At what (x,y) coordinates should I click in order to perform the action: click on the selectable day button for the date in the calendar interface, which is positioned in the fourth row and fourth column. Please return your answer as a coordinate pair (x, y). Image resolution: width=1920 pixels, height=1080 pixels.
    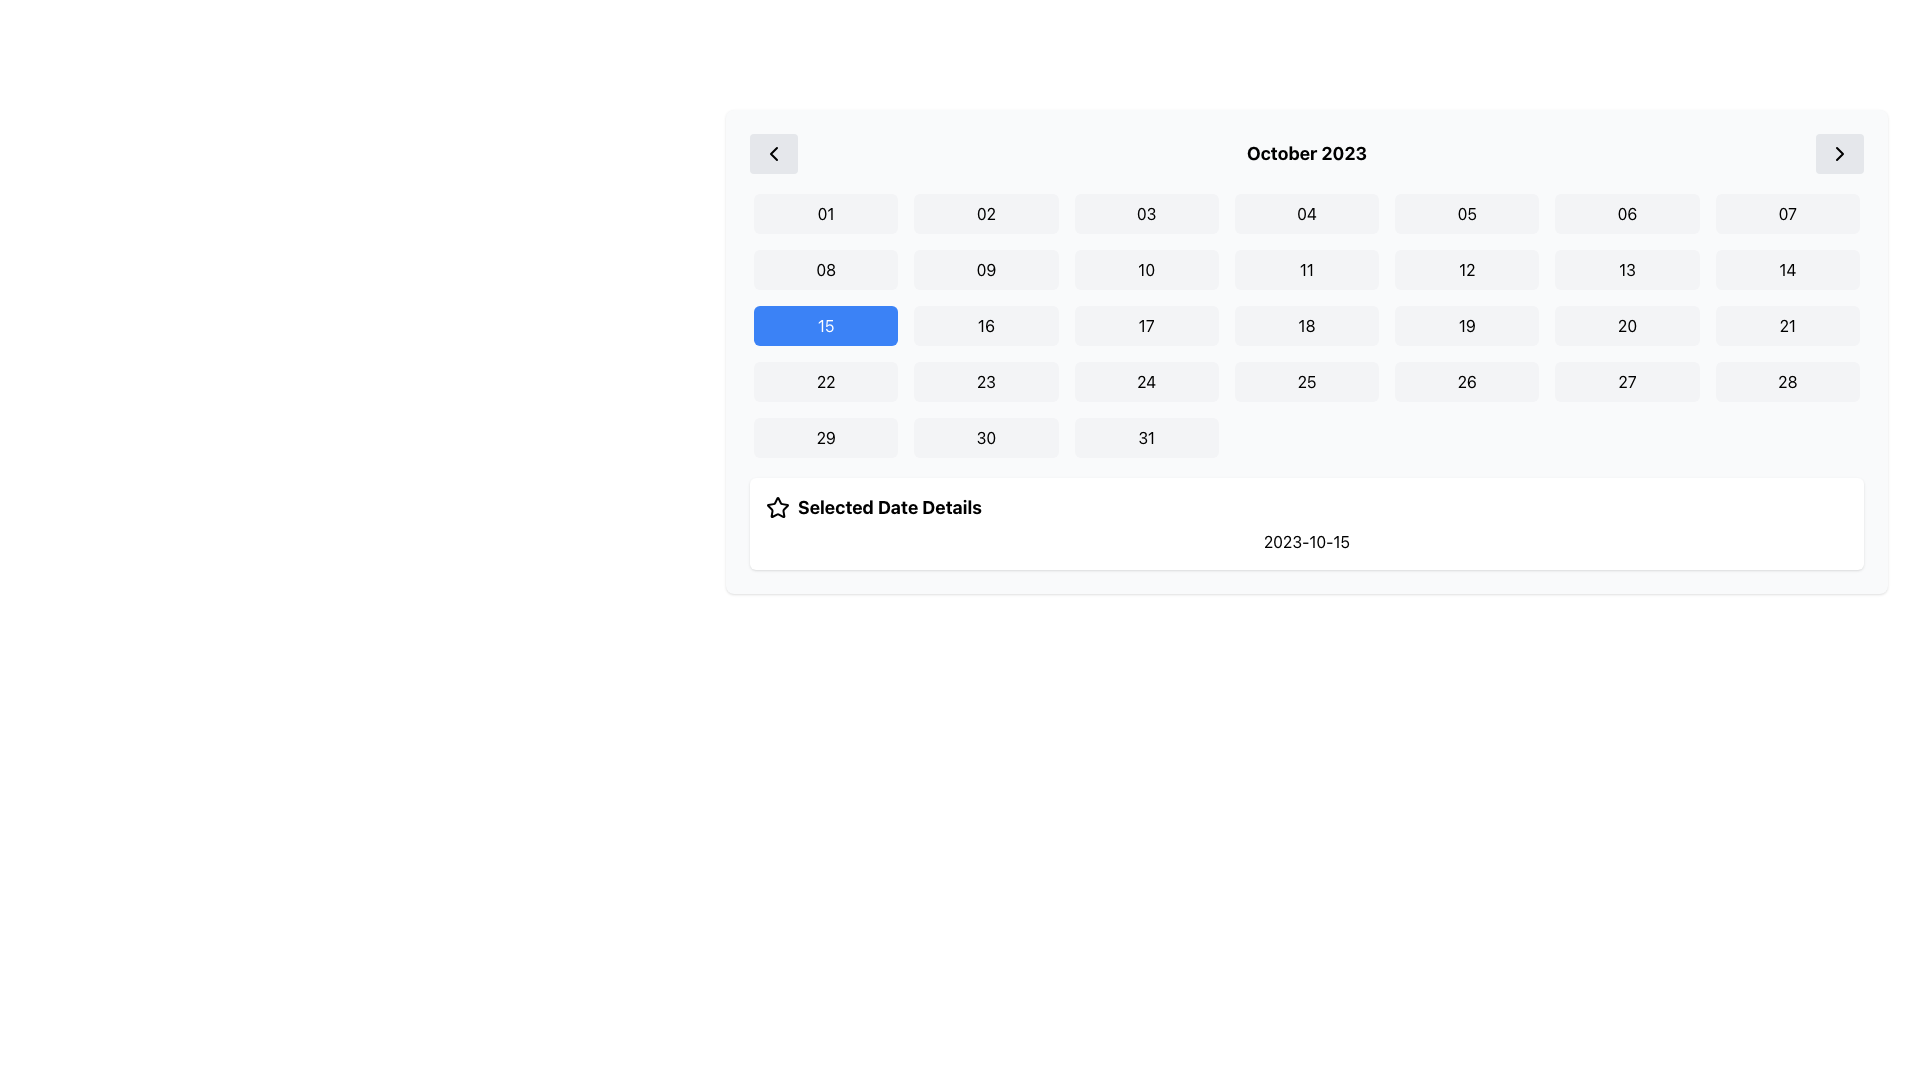
    Looking at the image, I should click on (1306, 381).